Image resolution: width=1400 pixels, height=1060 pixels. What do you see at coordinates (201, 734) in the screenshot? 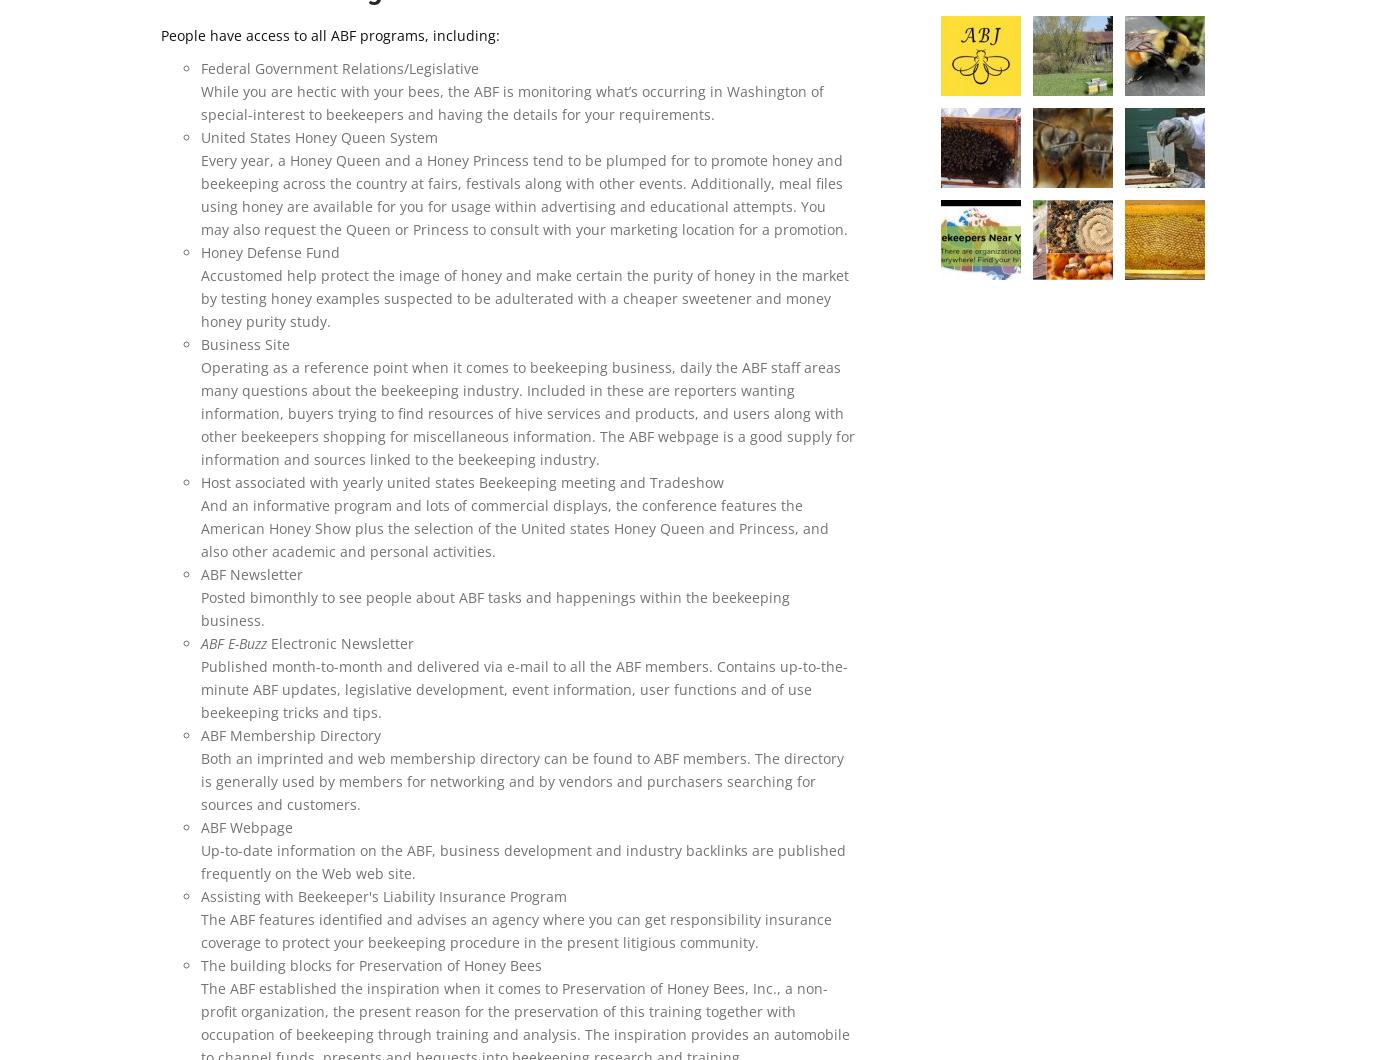
I see `'ABF Membership Directory'` at bounding box center [201, 734].